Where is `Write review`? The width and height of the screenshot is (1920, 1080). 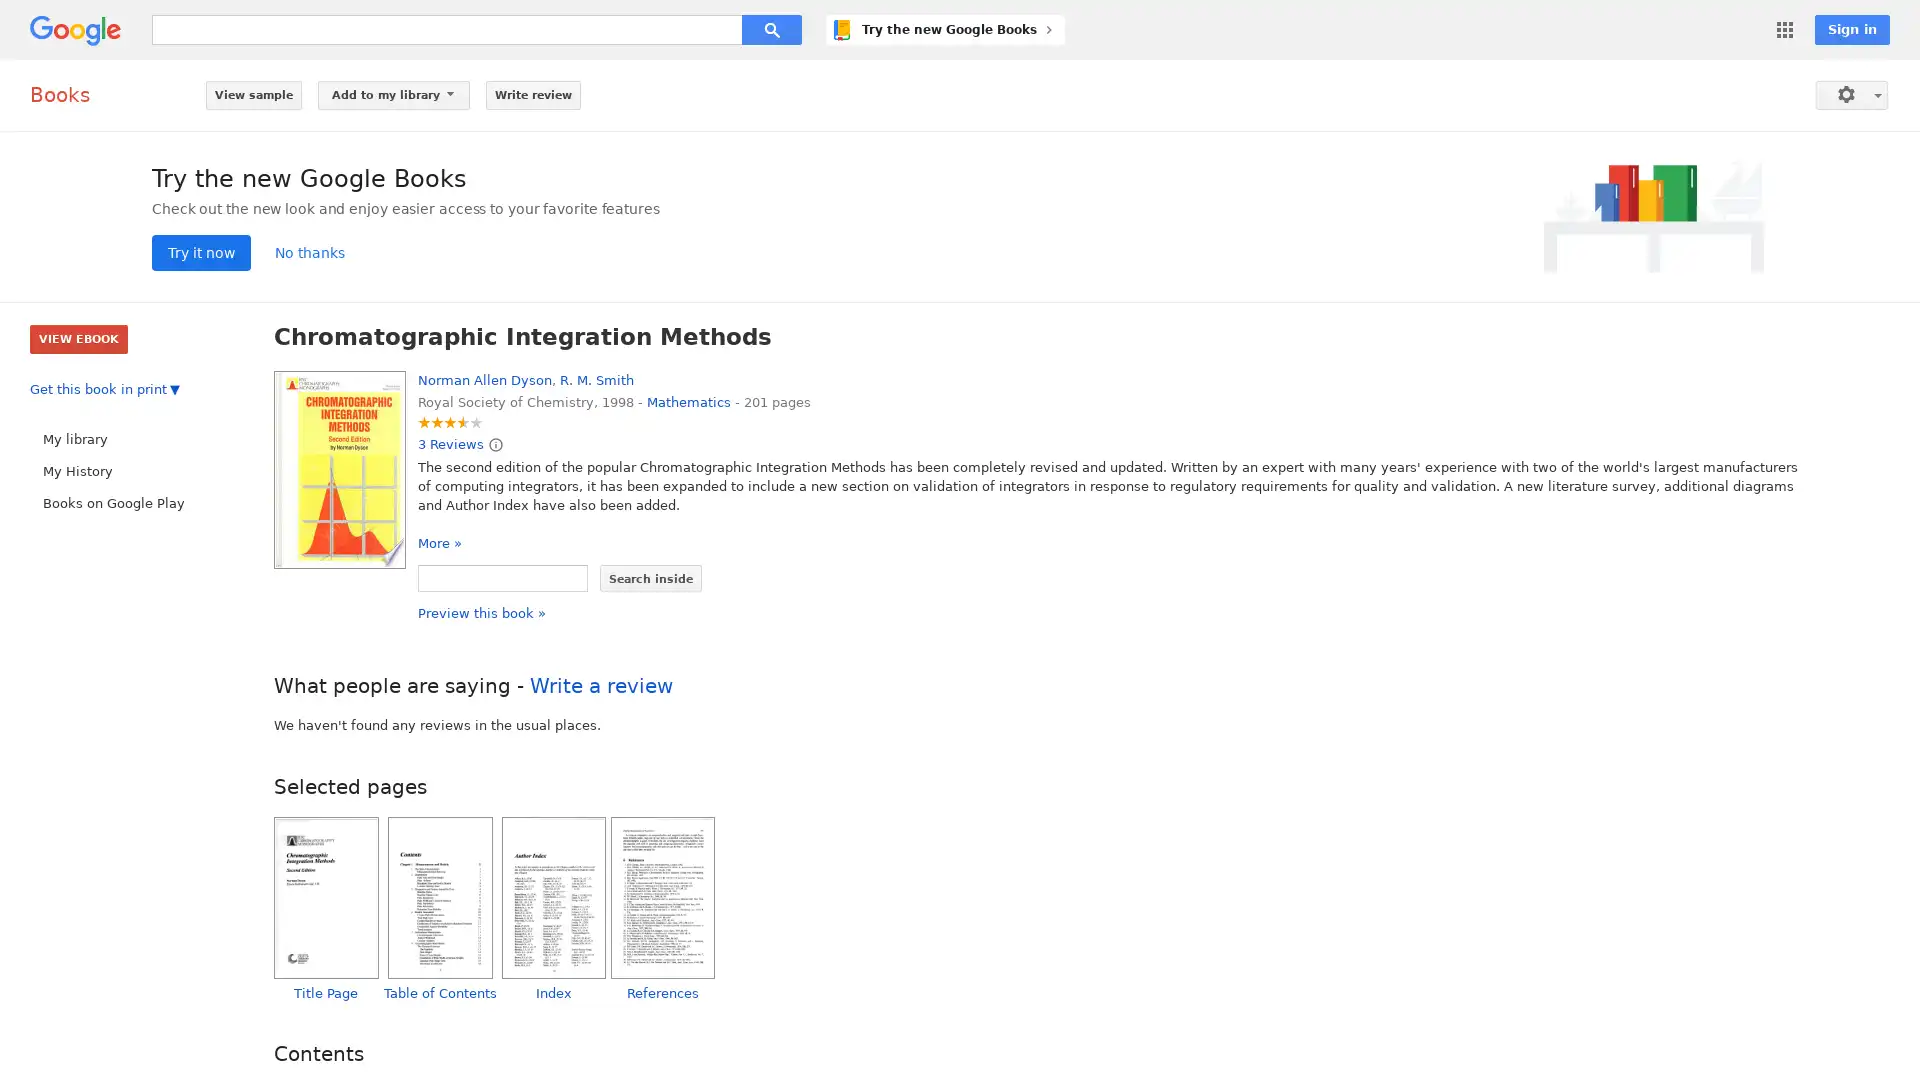 Write review is located at coordinates (533, 95).